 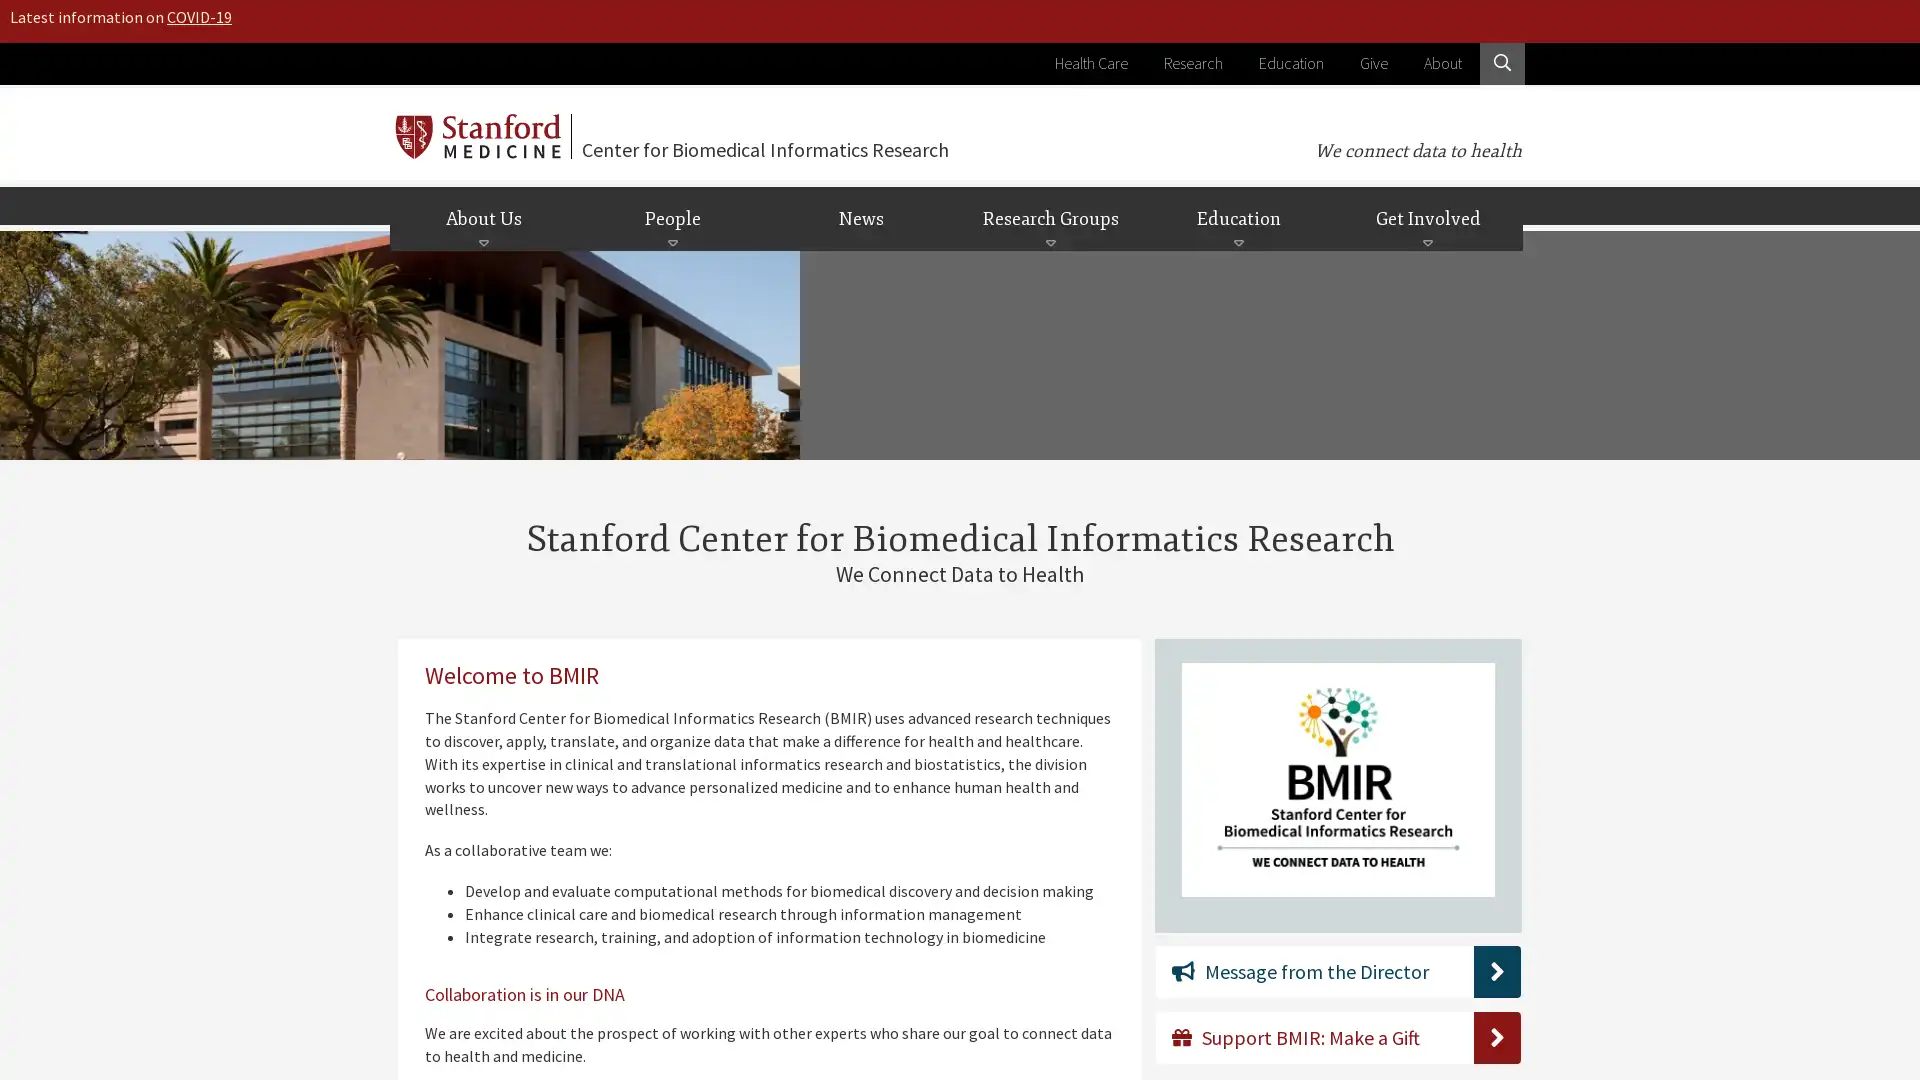 I want to click on open, so click(x=1049, y=242).